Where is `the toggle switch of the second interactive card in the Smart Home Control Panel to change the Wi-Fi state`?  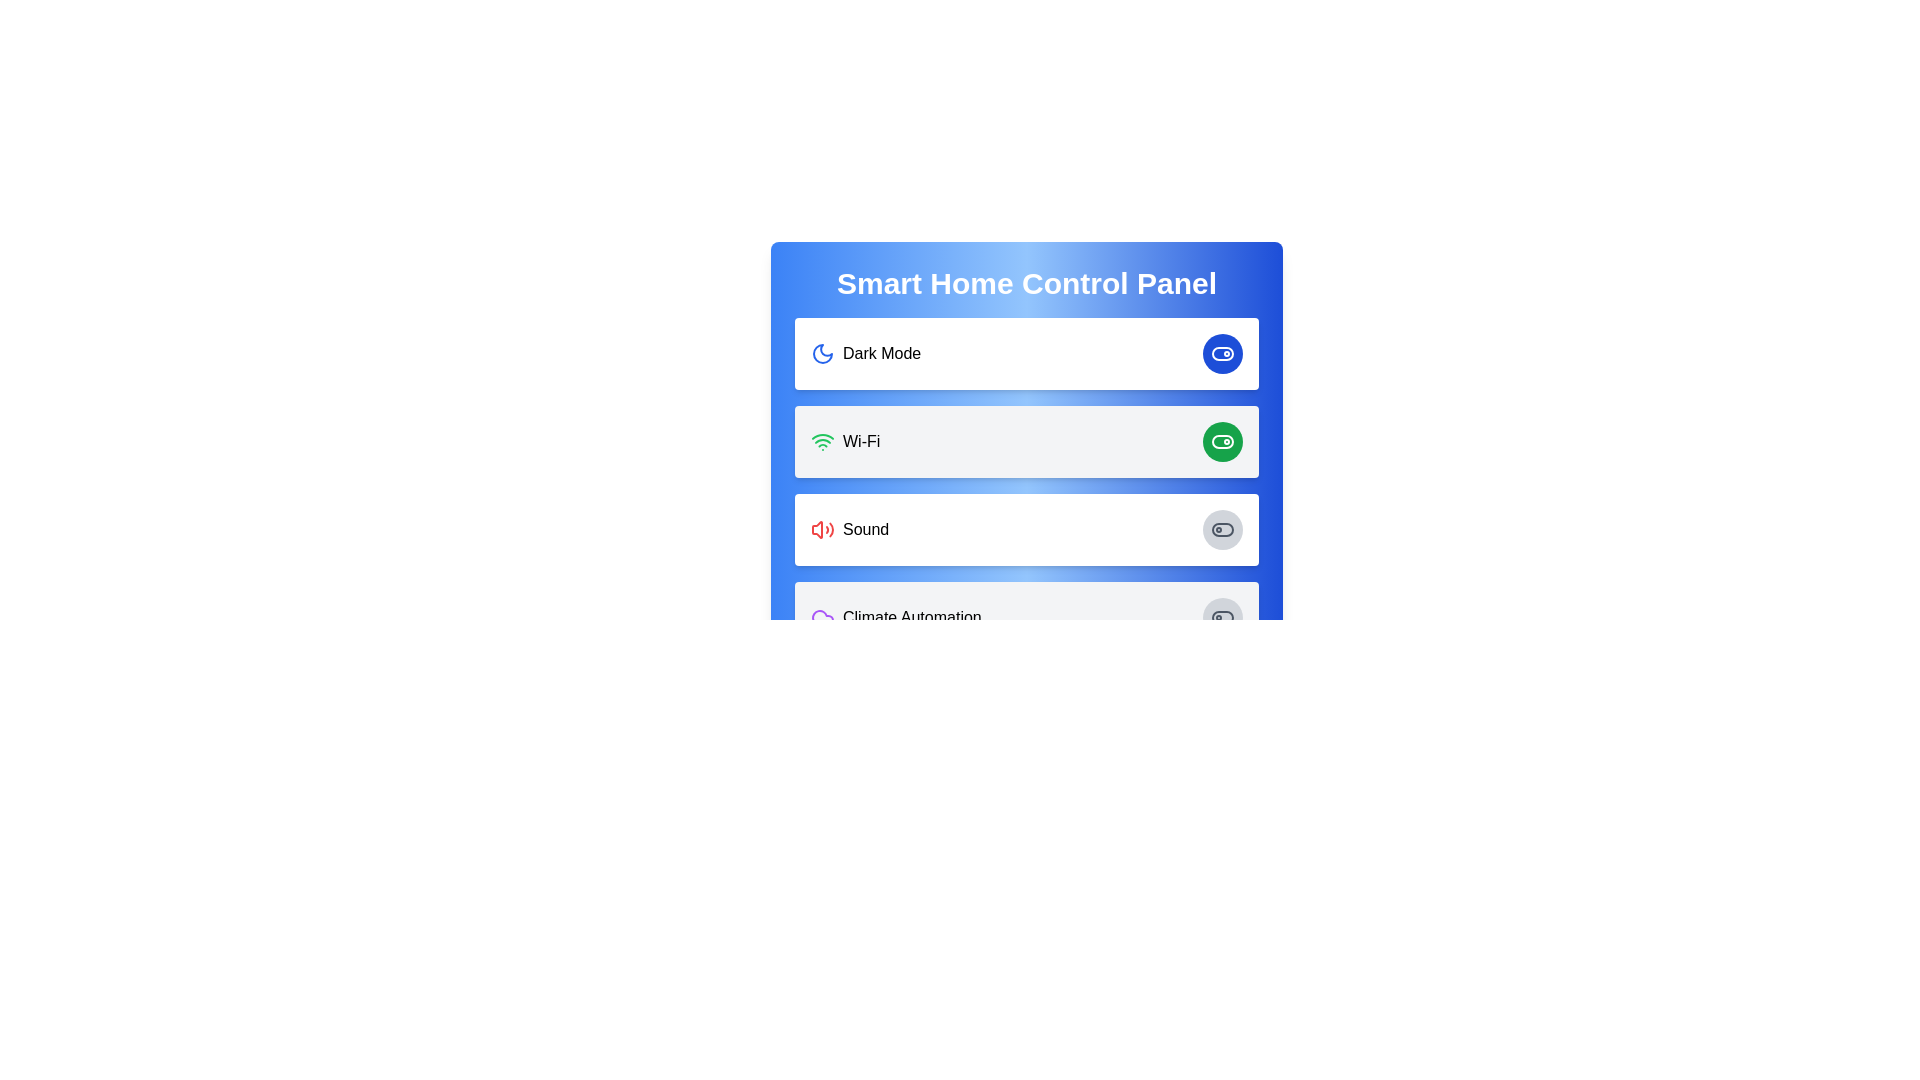
the toggle switch of the second interactive card in the Smart Home Control Panel to change the Wi-Fi state is located at coordinates (1027, 441).